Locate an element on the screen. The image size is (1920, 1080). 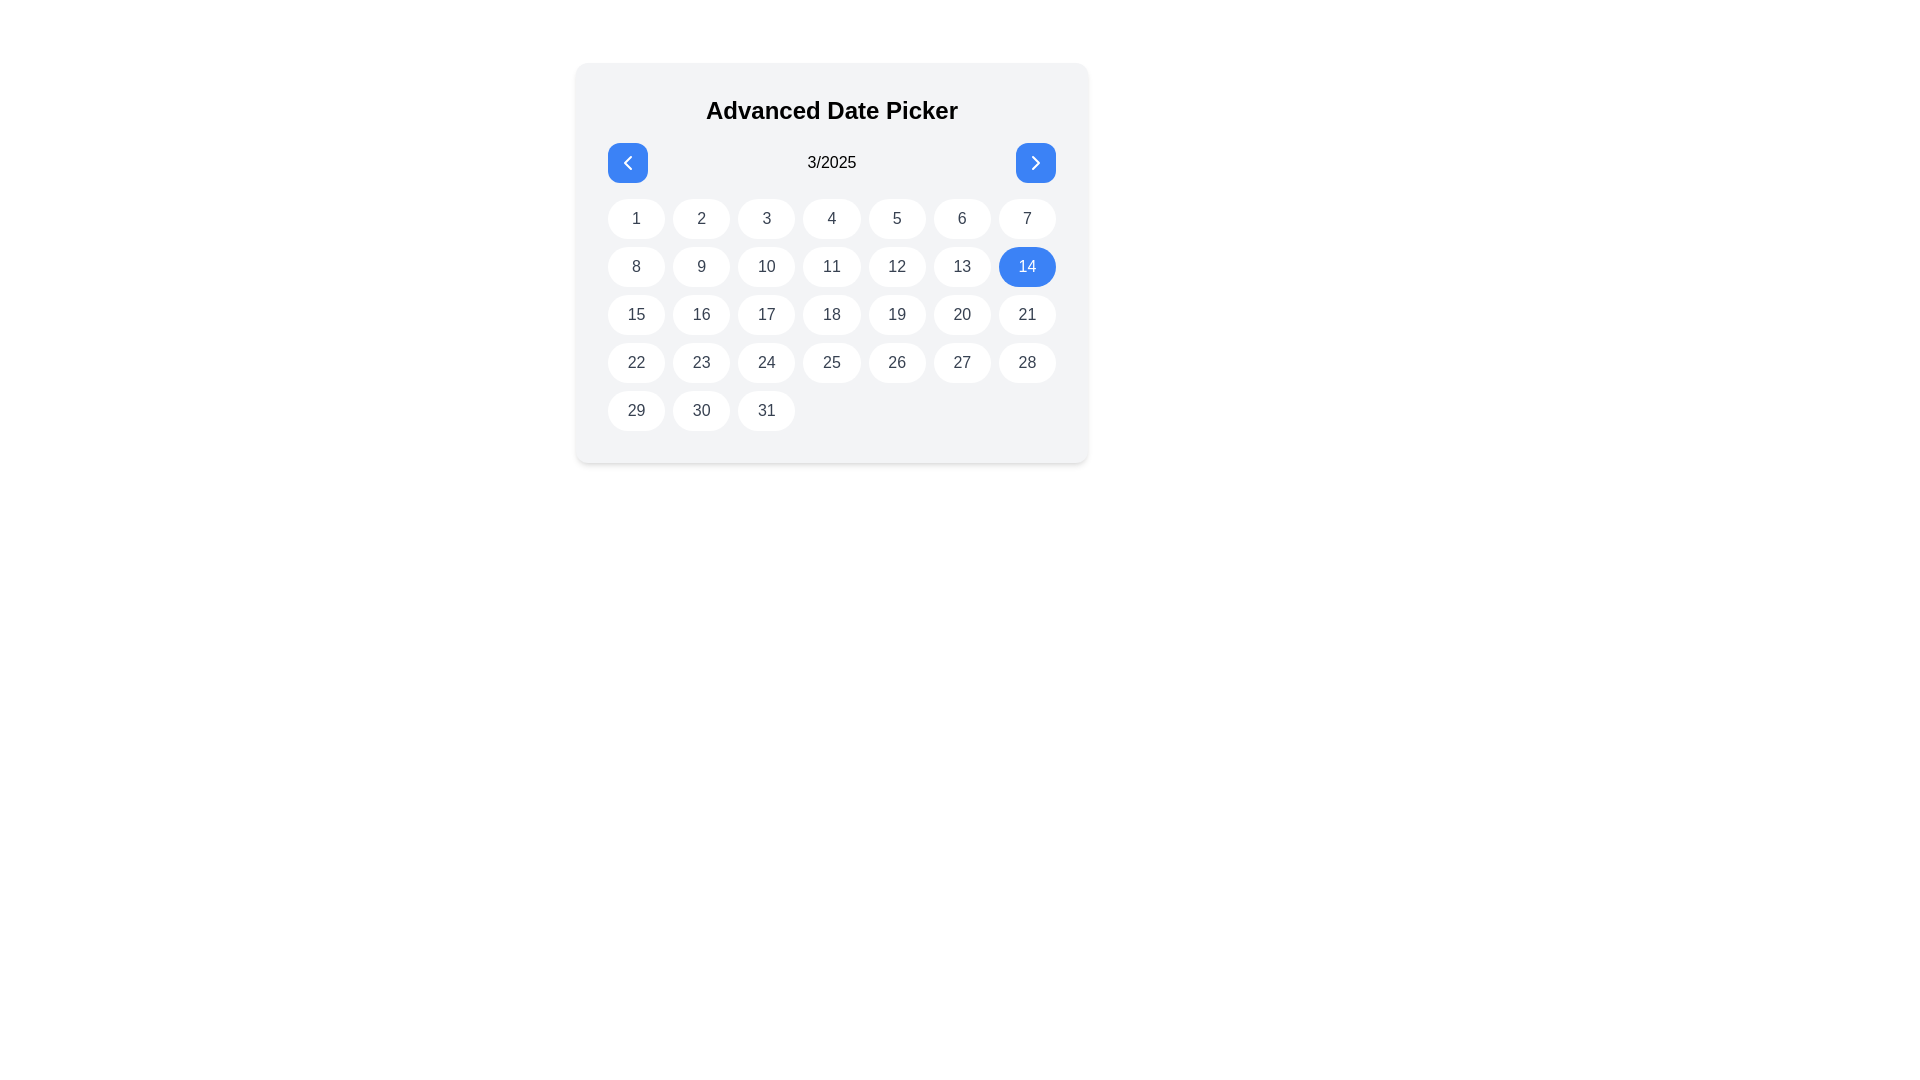
the button representing the fourth day of the month is located at coordinates (831, 219).